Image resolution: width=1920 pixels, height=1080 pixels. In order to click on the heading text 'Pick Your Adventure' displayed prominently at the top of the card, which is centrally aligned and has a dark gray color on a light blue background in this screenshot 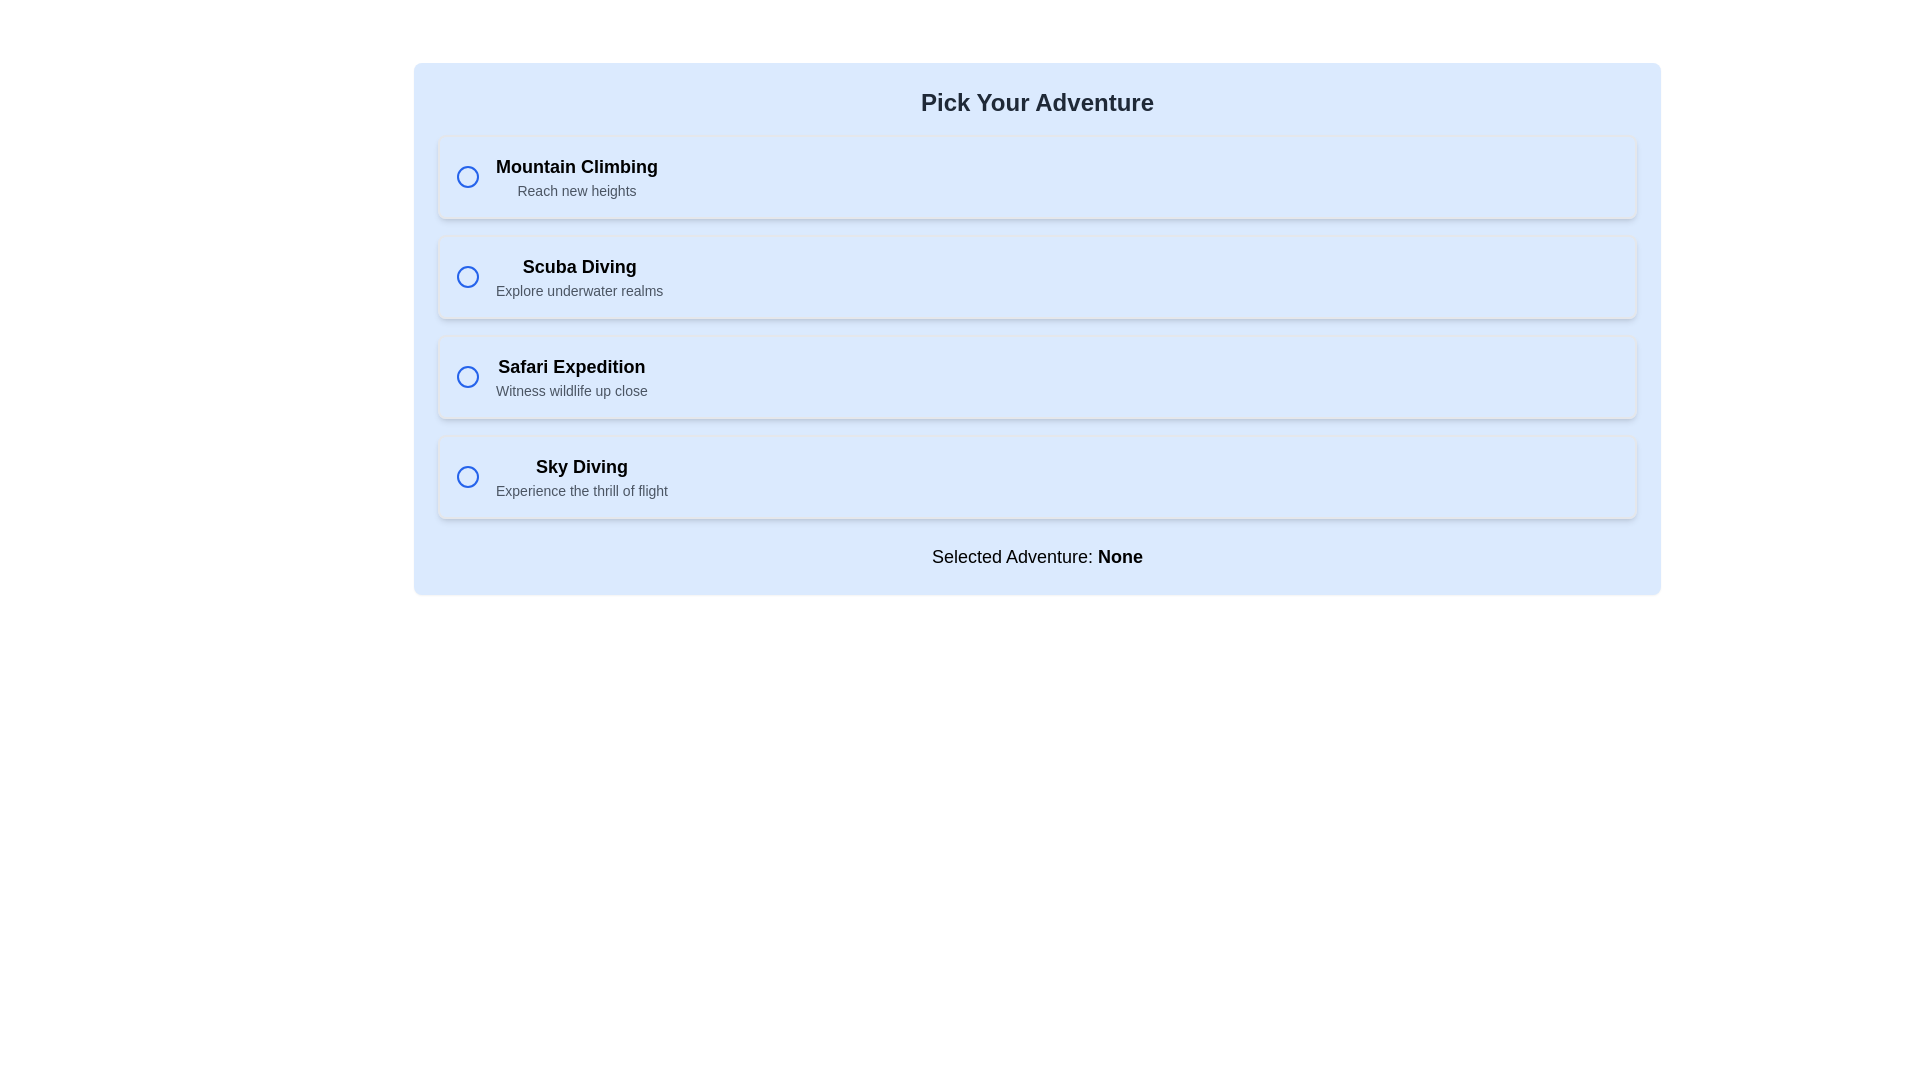, I will do `click(1037, 103)`.